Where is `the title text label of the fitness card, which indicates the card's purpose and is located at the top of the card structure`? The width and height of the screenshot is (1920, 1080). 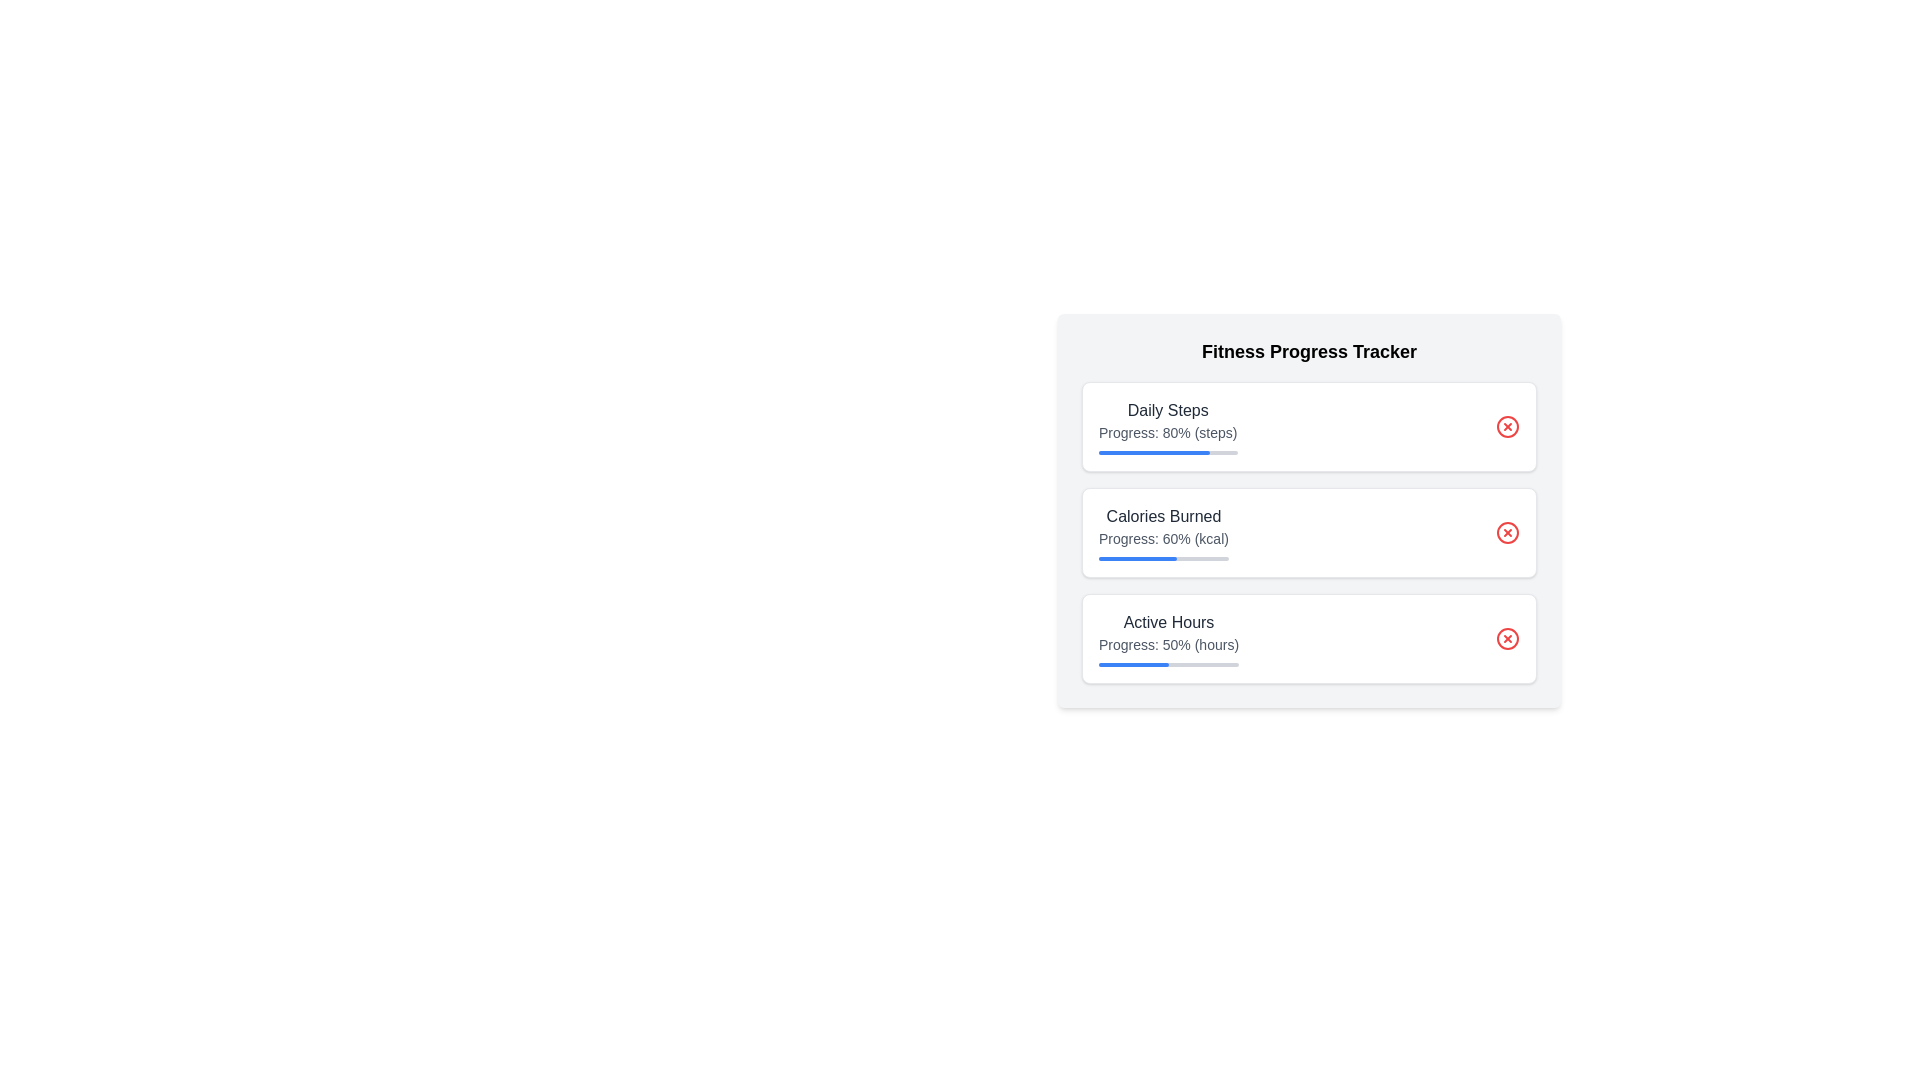
the title text label of the fitness card, which indicates the card's purpose and is located at the top of the card structure is located at coordinates (1309, 350).